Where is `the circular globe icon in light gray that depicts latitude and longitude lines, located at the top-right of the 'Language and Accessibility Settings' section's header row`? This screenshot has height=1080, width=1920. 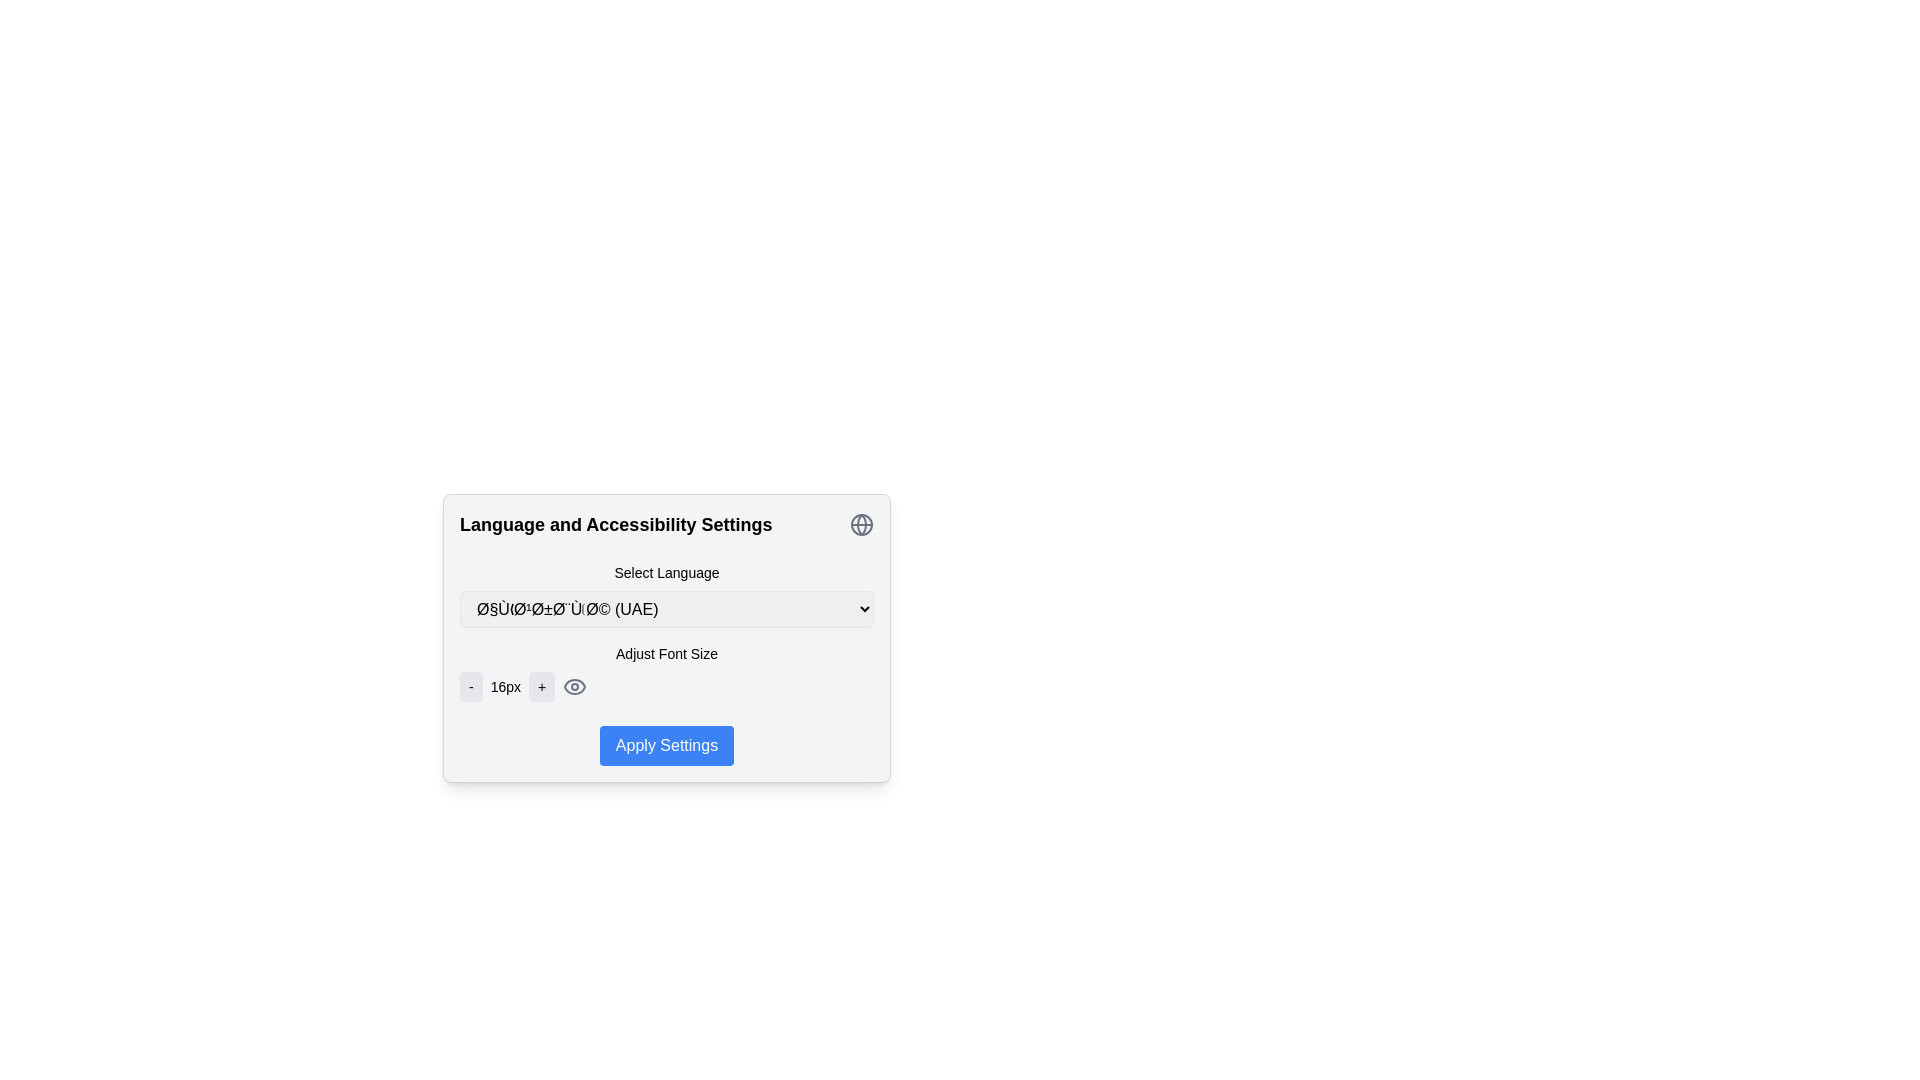
the circular globe icon in light gray that depicts latitude and longitude lines, located at the top-right of the 'Language and Accessibility Settings' section's header row is located at coordinates (862, 523).